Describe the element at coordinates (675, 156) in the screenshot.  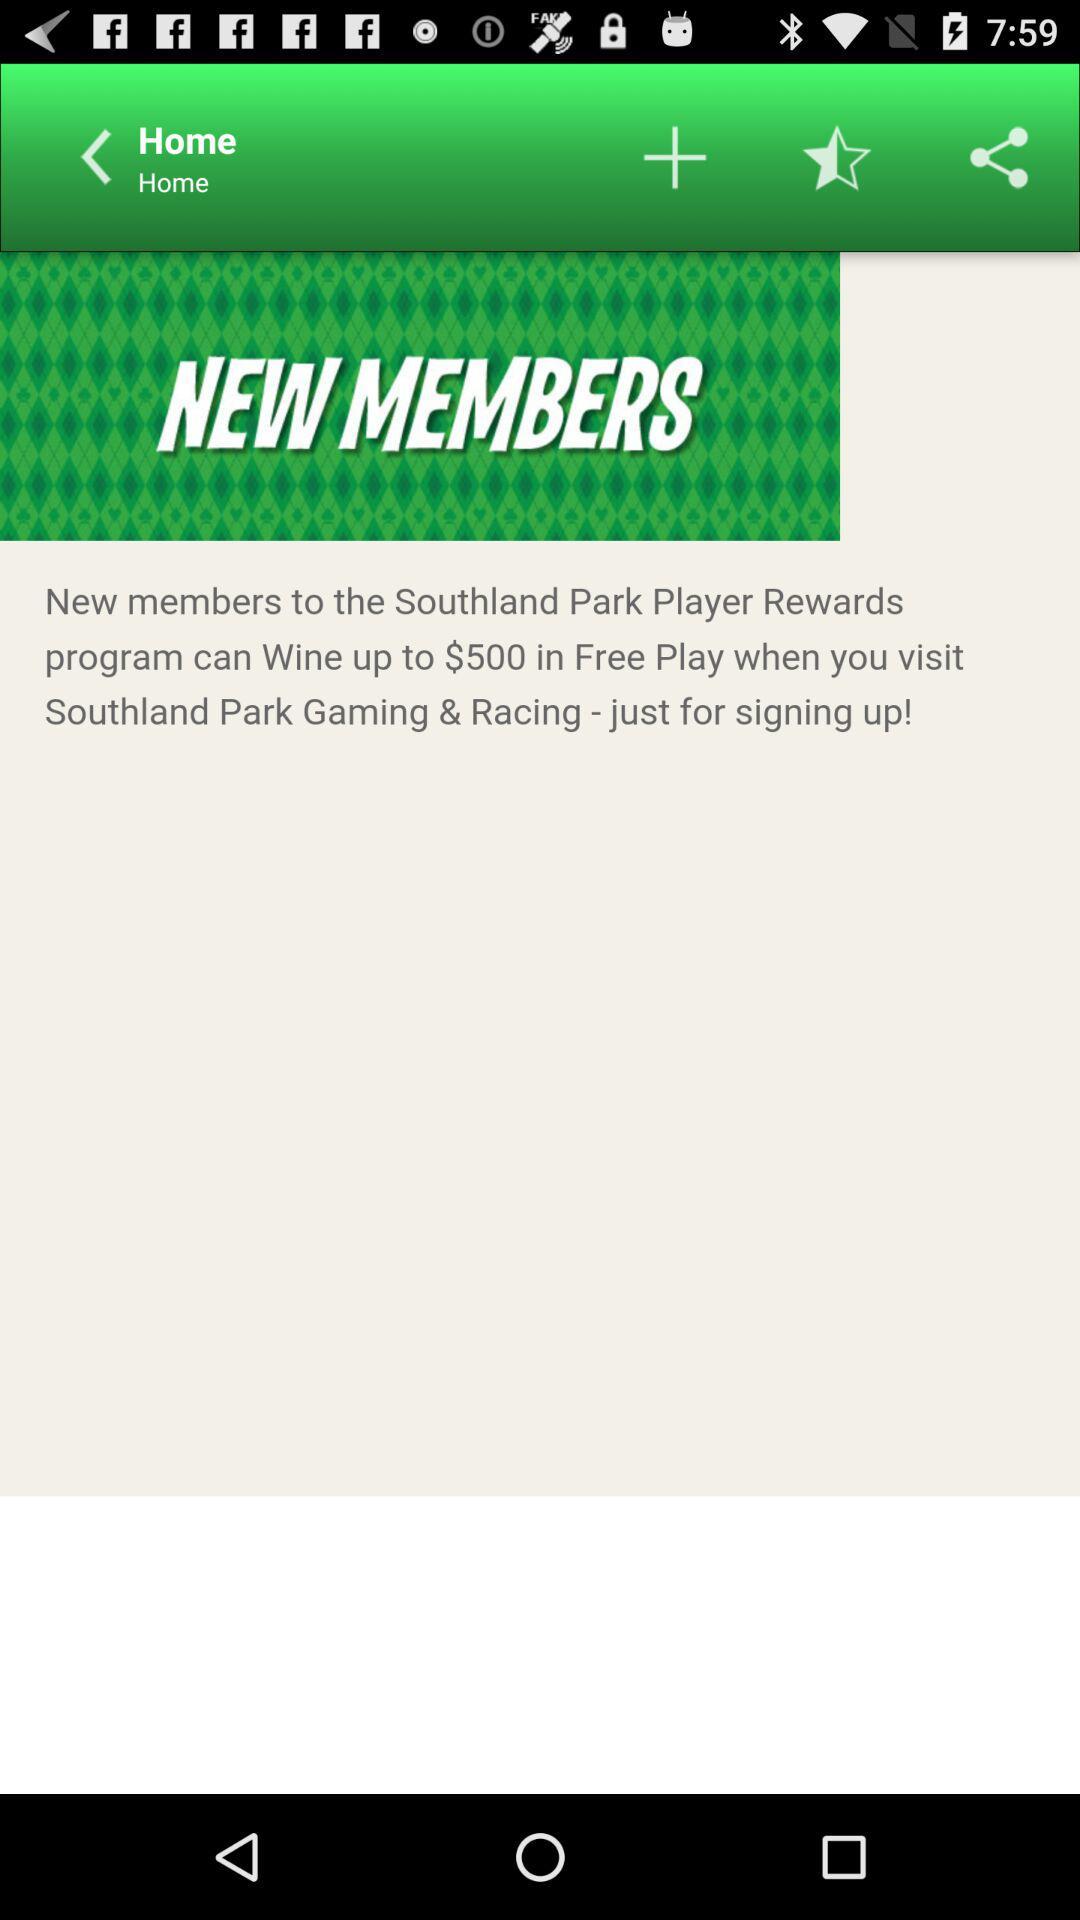
I see `something or add new member` at that location.